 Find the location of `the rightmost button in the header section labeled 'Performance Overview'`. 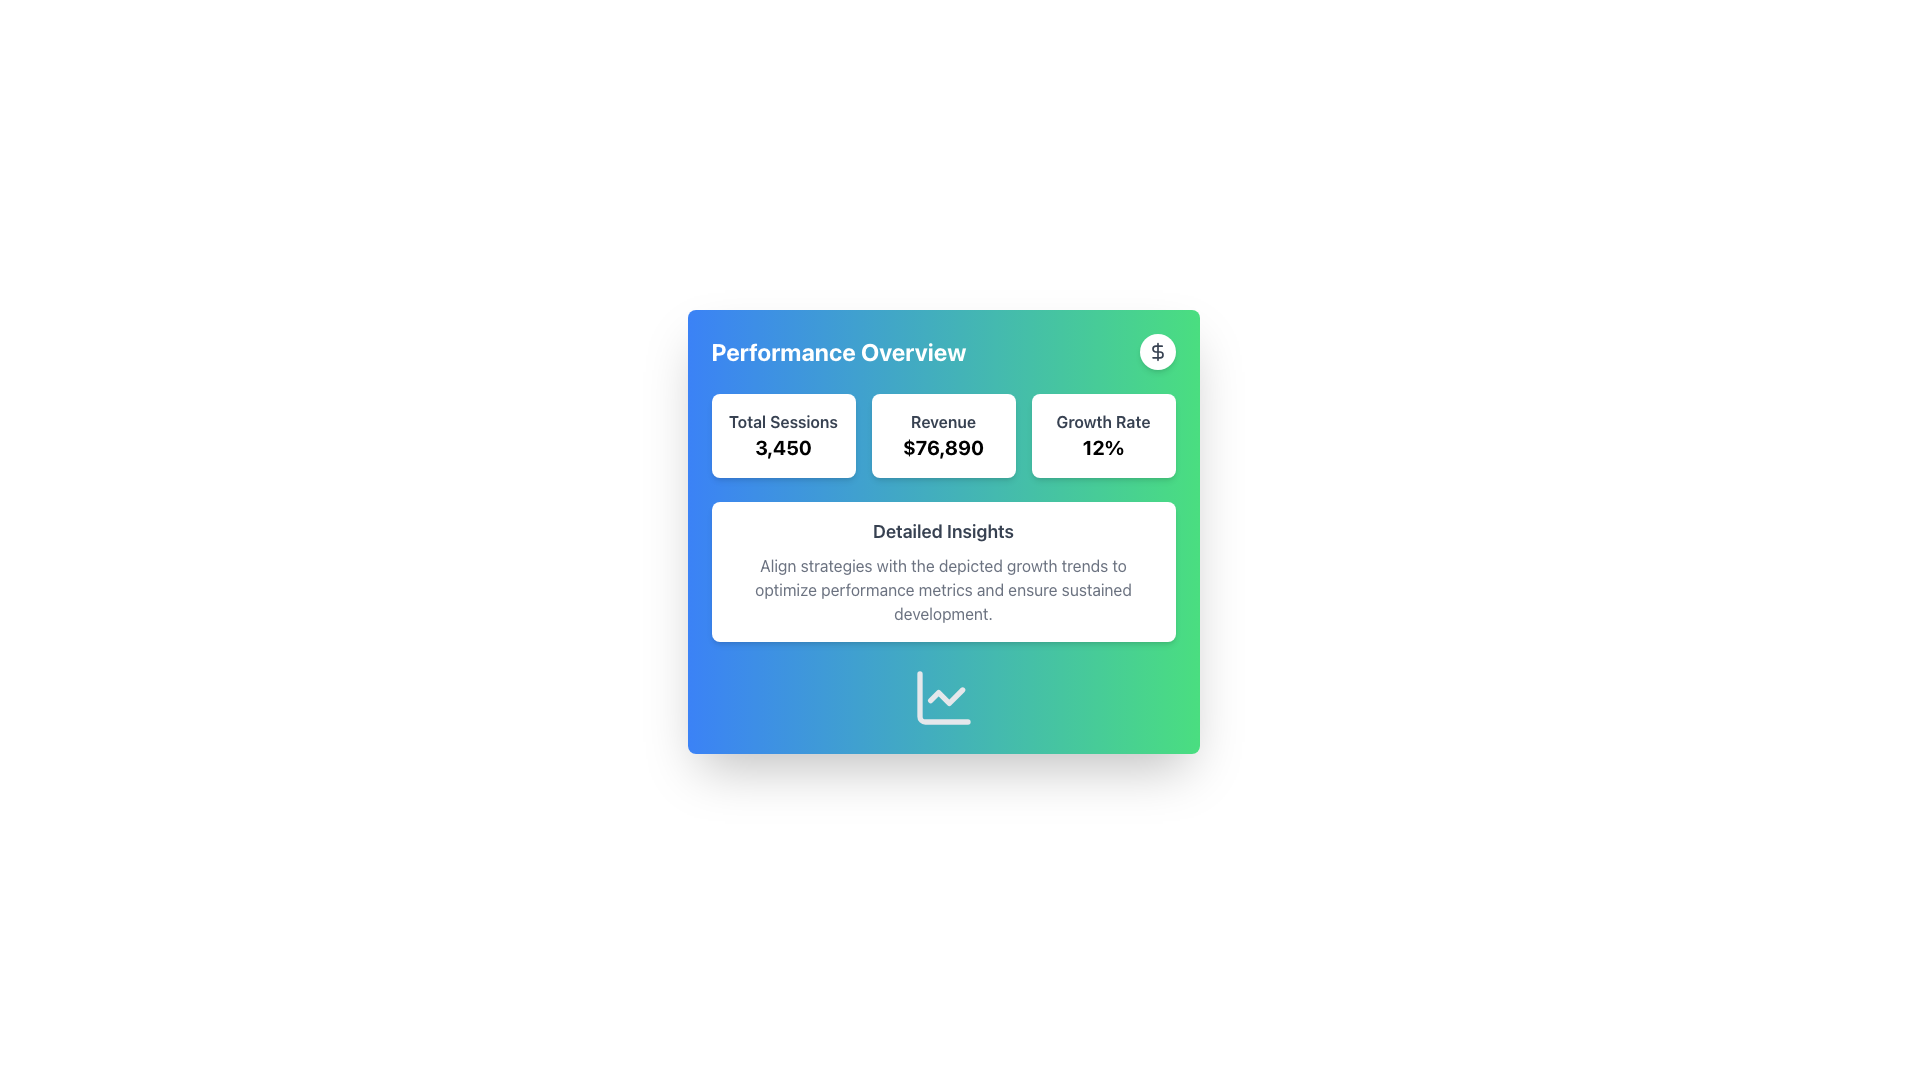

the rightmost button in the header section labeled 'Performance Overview' is located at coordinates (1157, 350).